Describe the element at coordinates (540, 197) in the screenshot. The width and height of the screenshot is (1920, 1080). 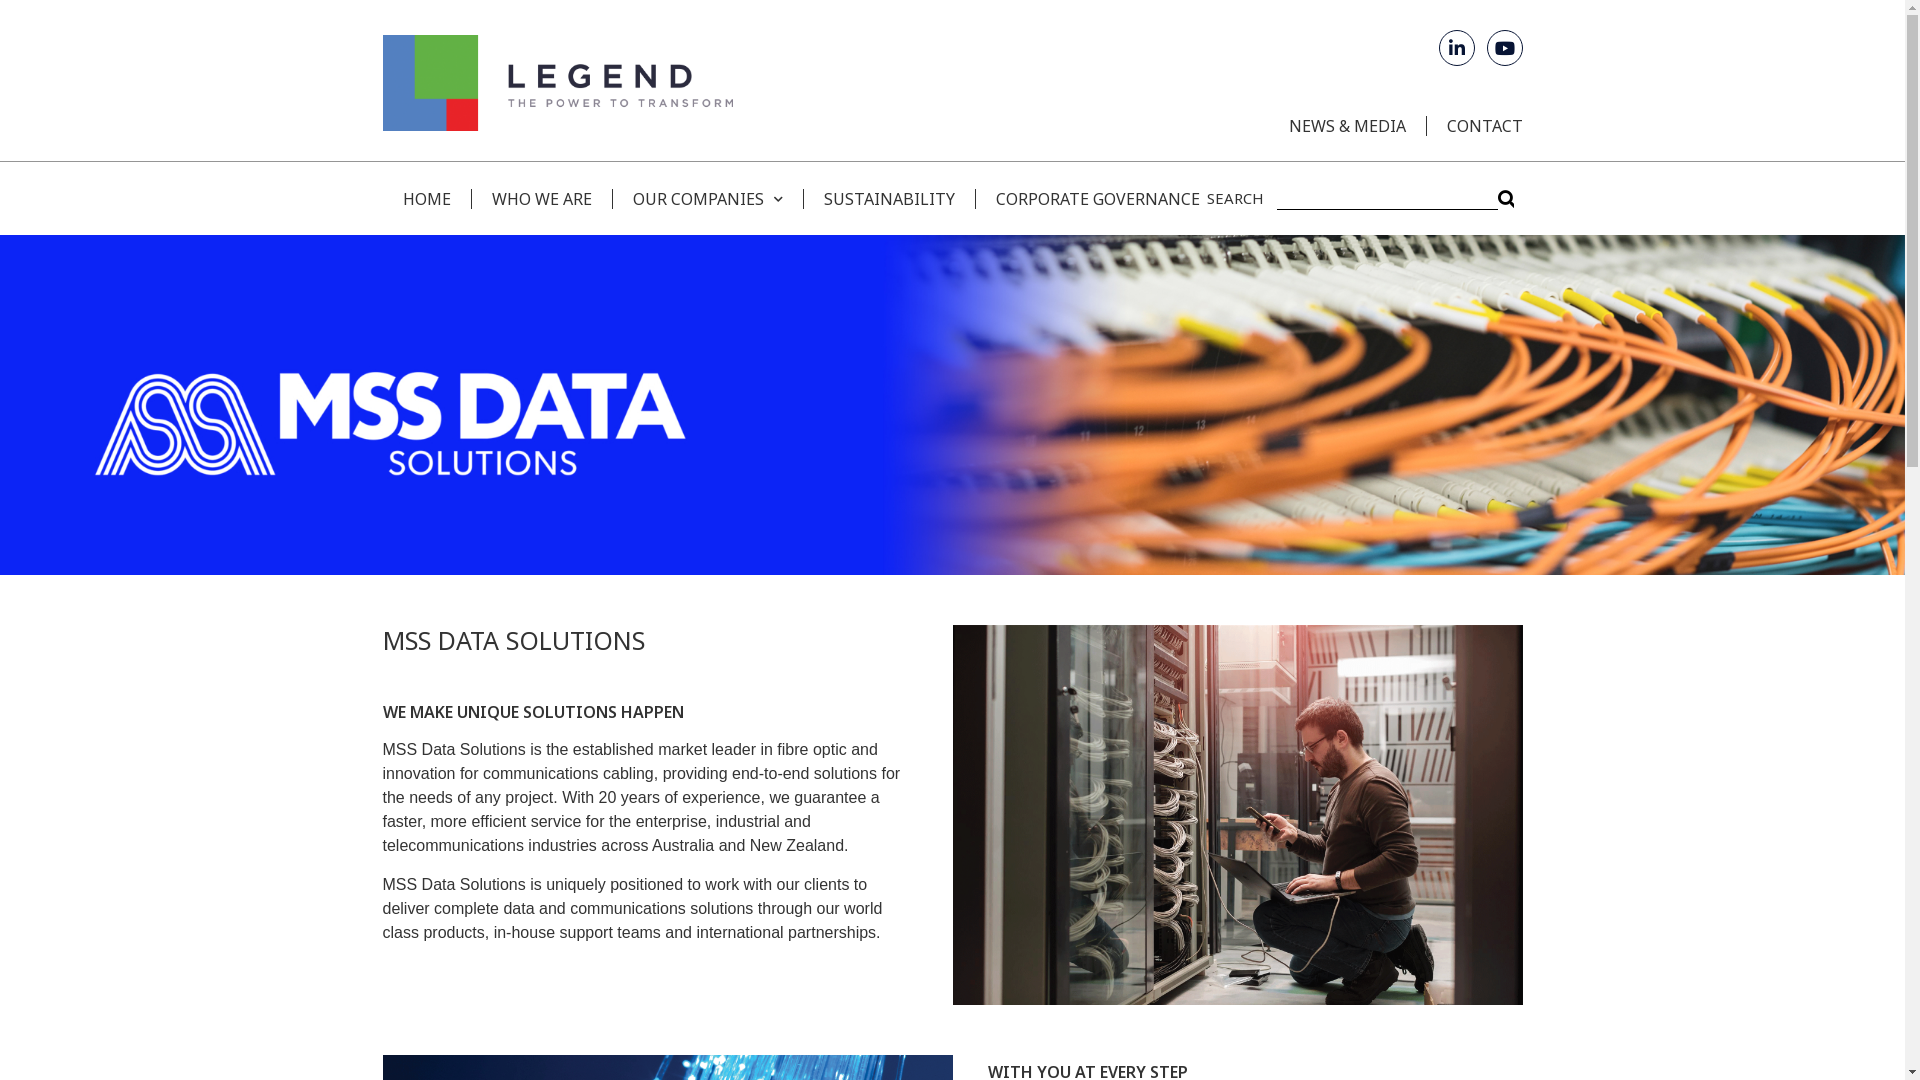
I see `'WHO WE ARE'` at that location.